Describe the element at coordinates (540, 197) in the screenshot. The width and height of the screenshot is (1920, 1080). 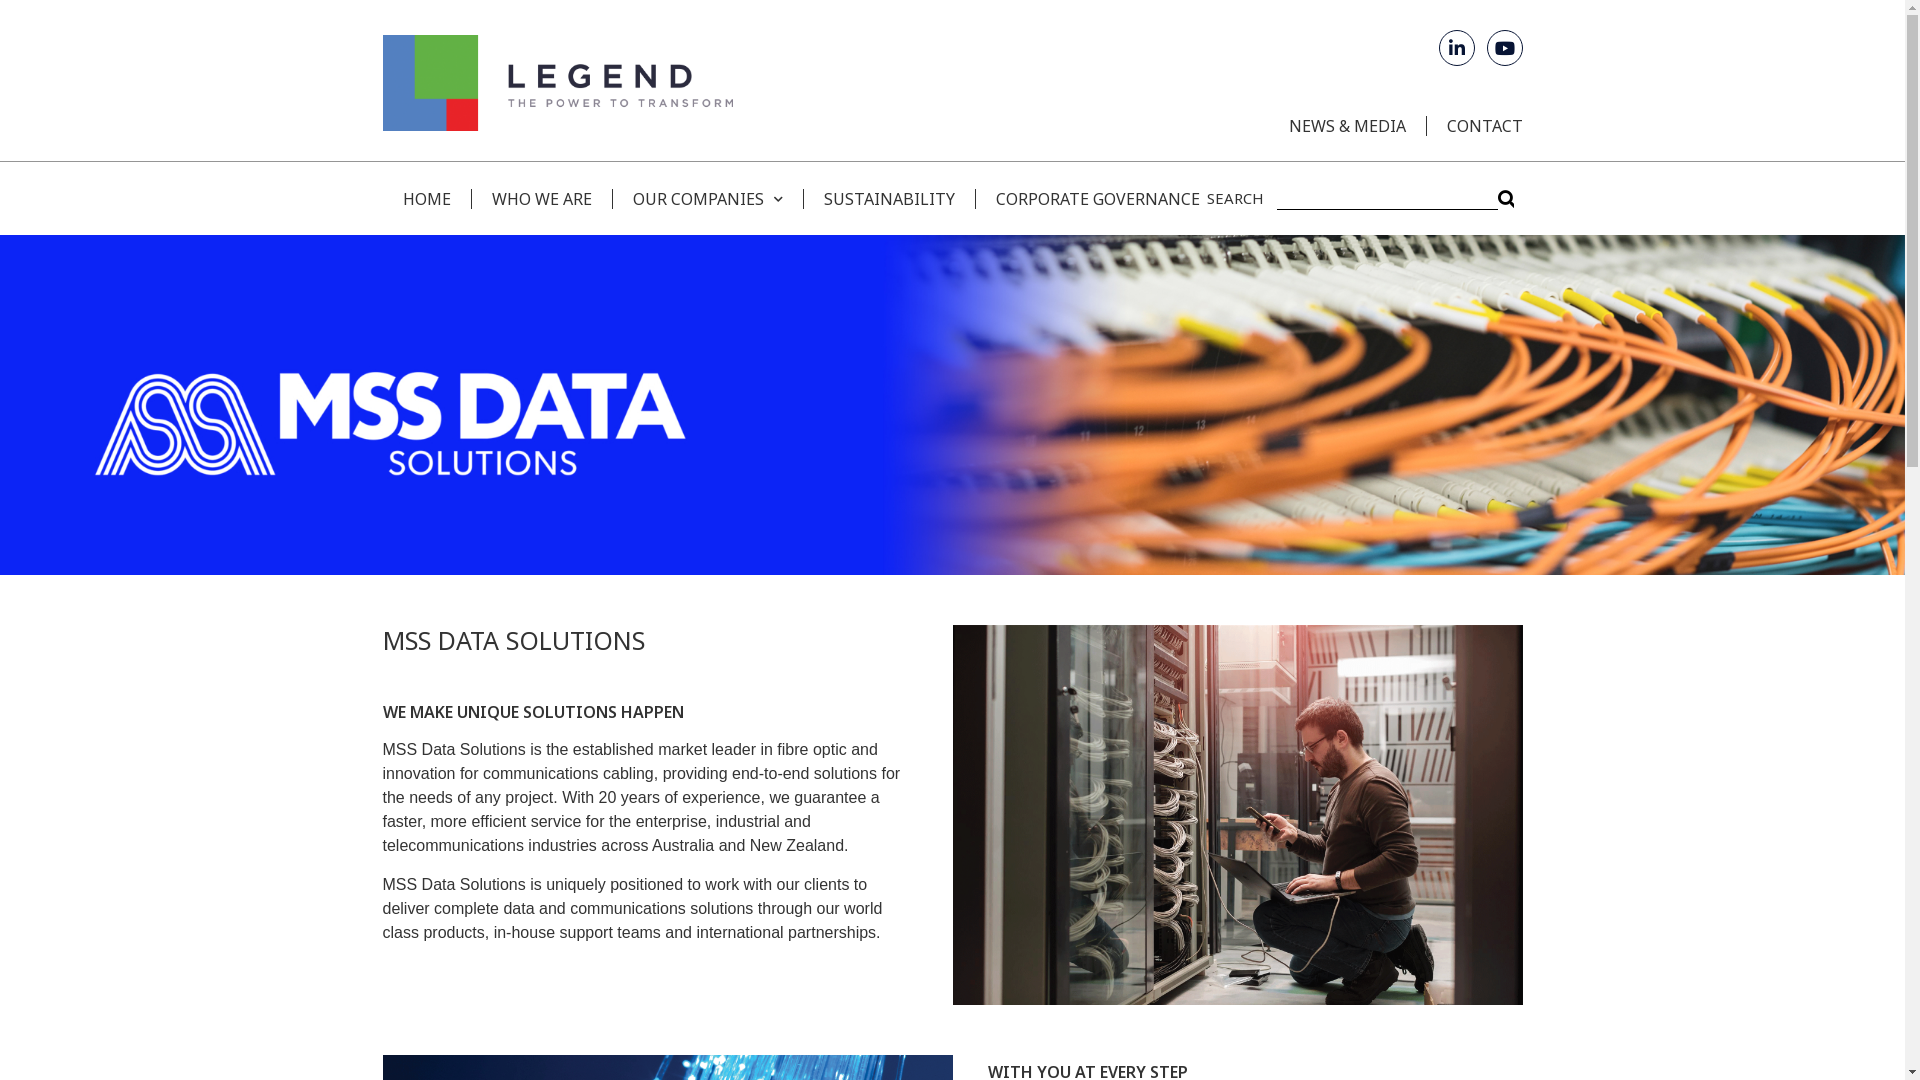
I see `'WHO WE ARE'` at that location.